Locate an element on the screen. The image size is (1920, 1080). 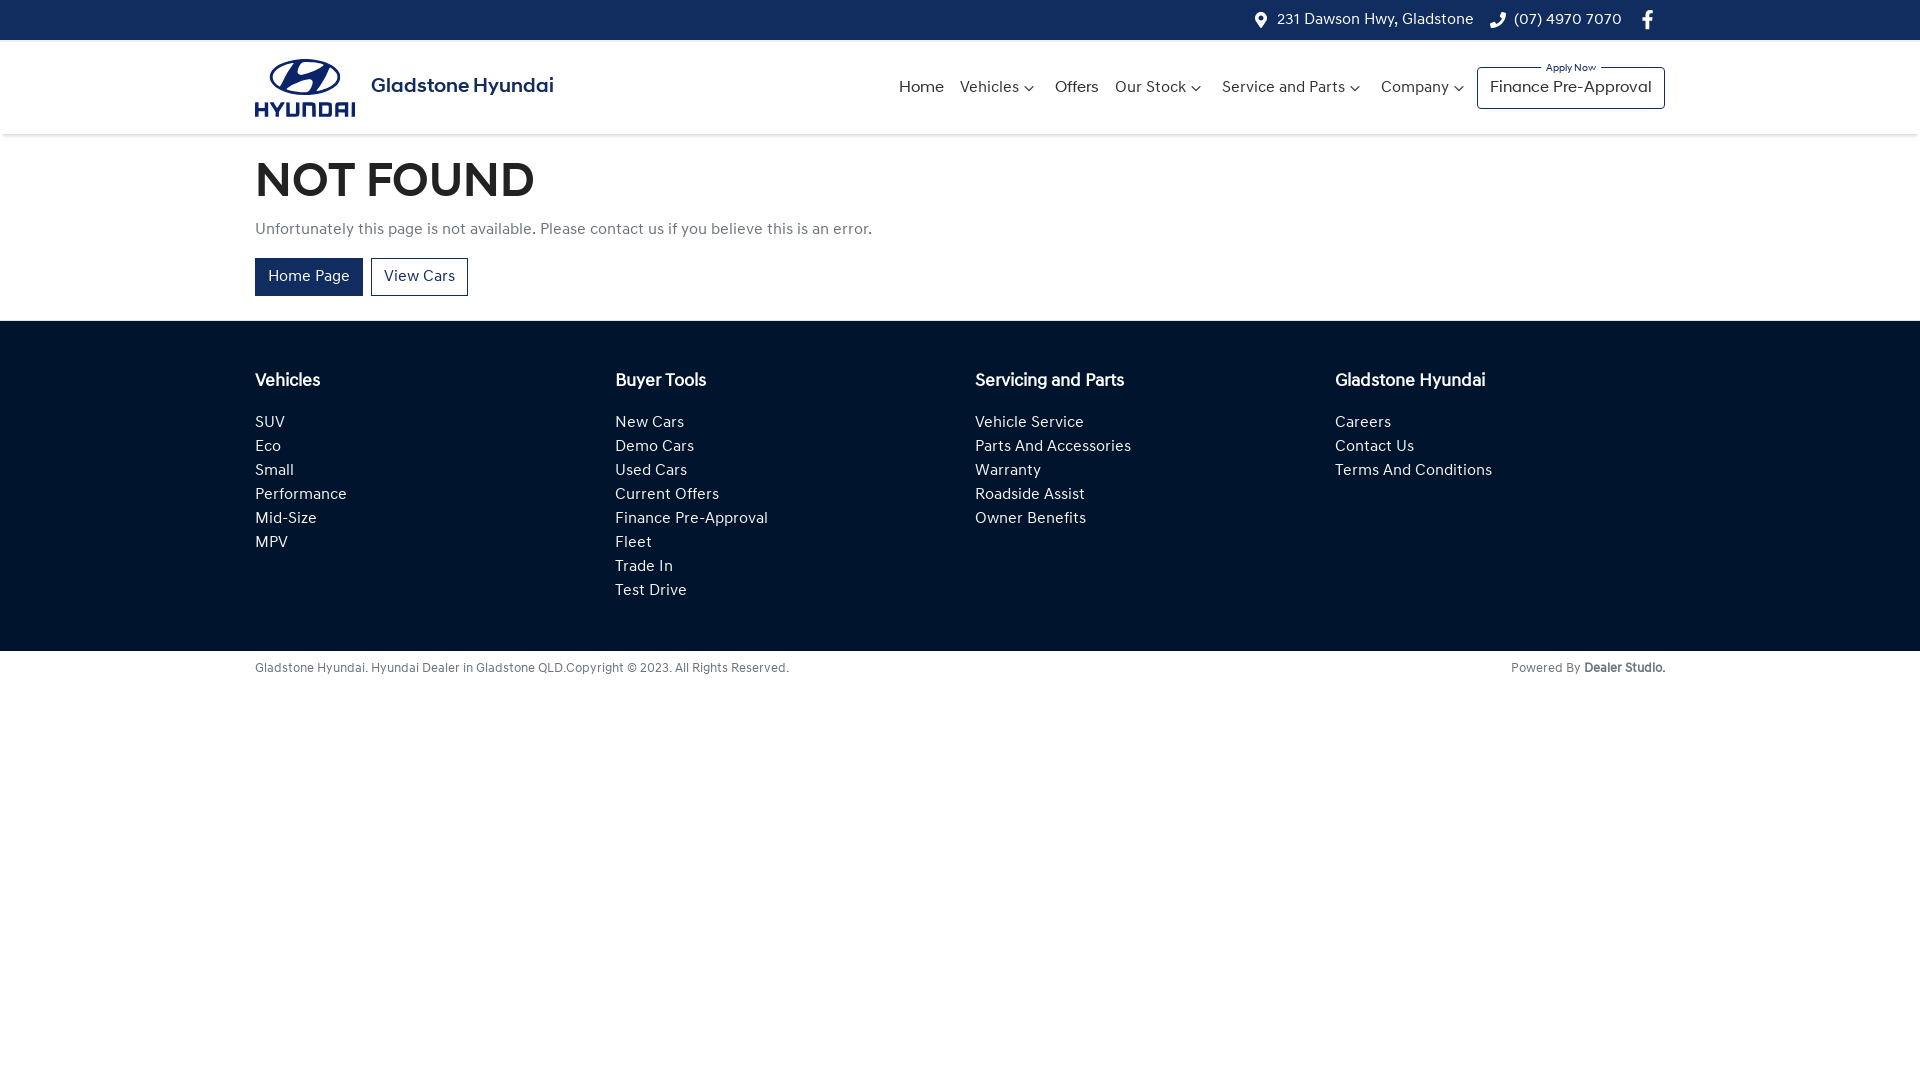
'View Cars' is located at coordinates (418, 277).